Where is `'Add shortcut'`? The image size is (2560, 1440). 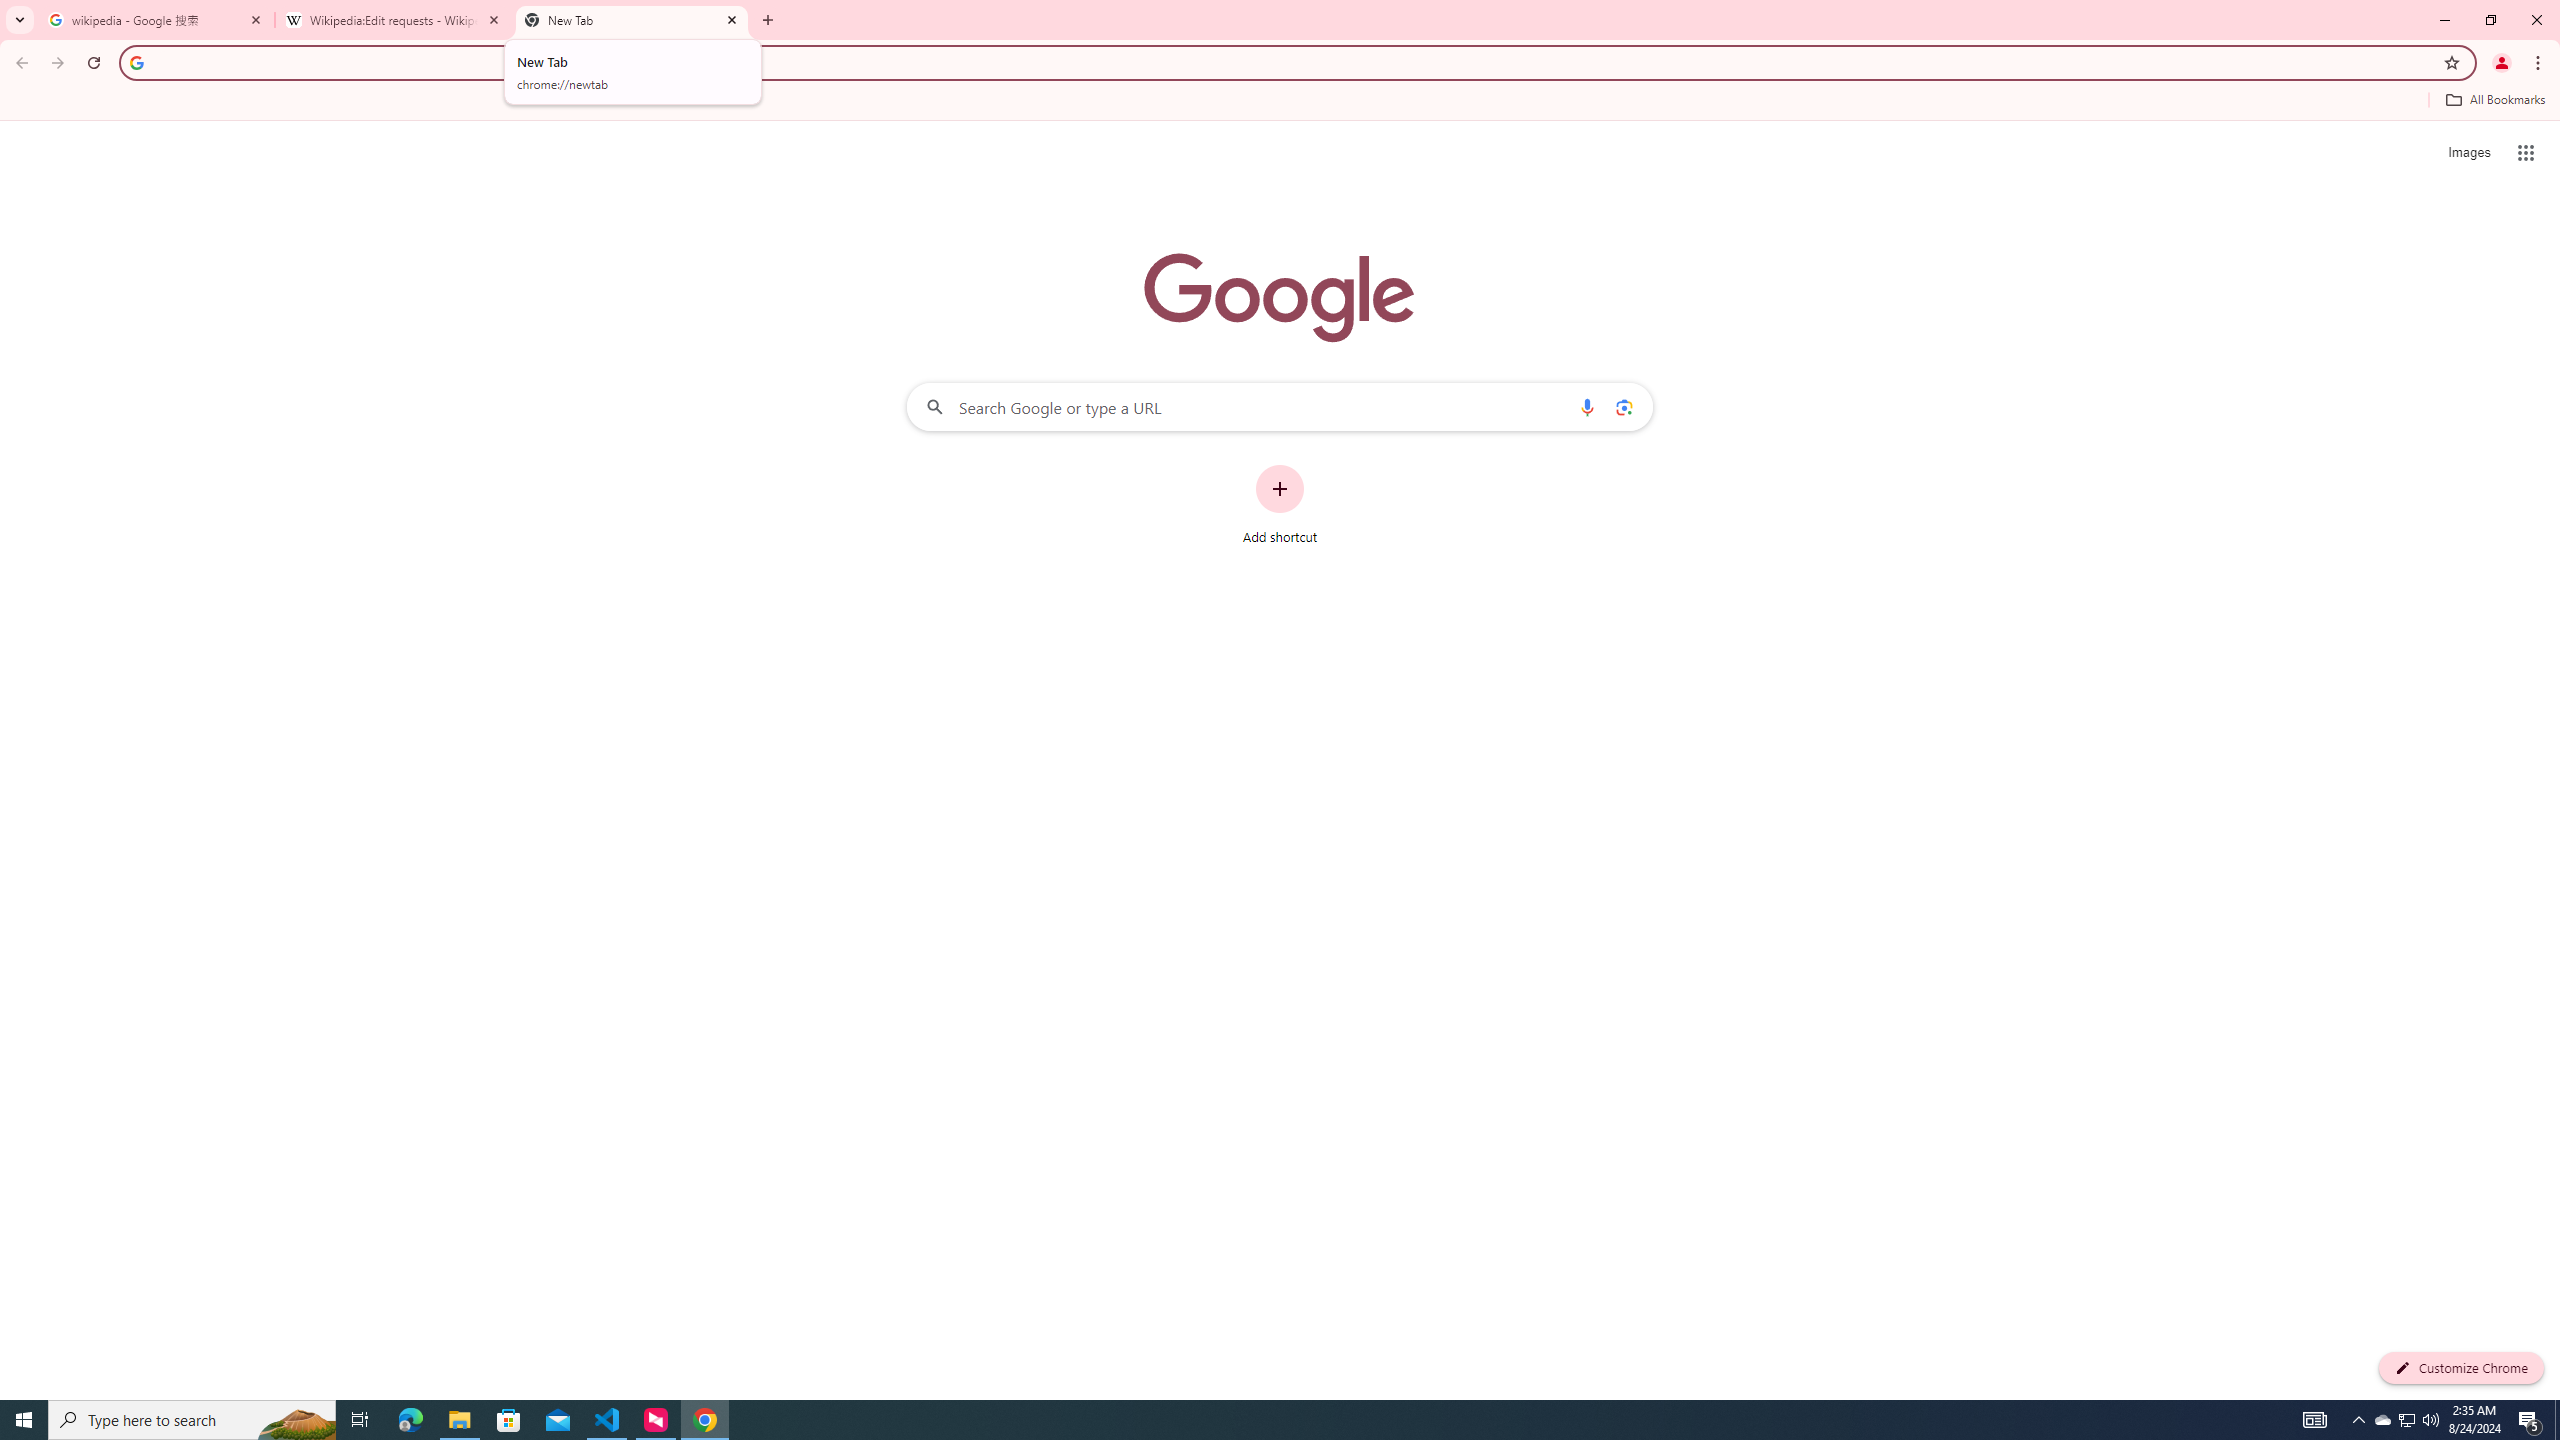 'Add shortcut' is located at coordinates (1280, 505).